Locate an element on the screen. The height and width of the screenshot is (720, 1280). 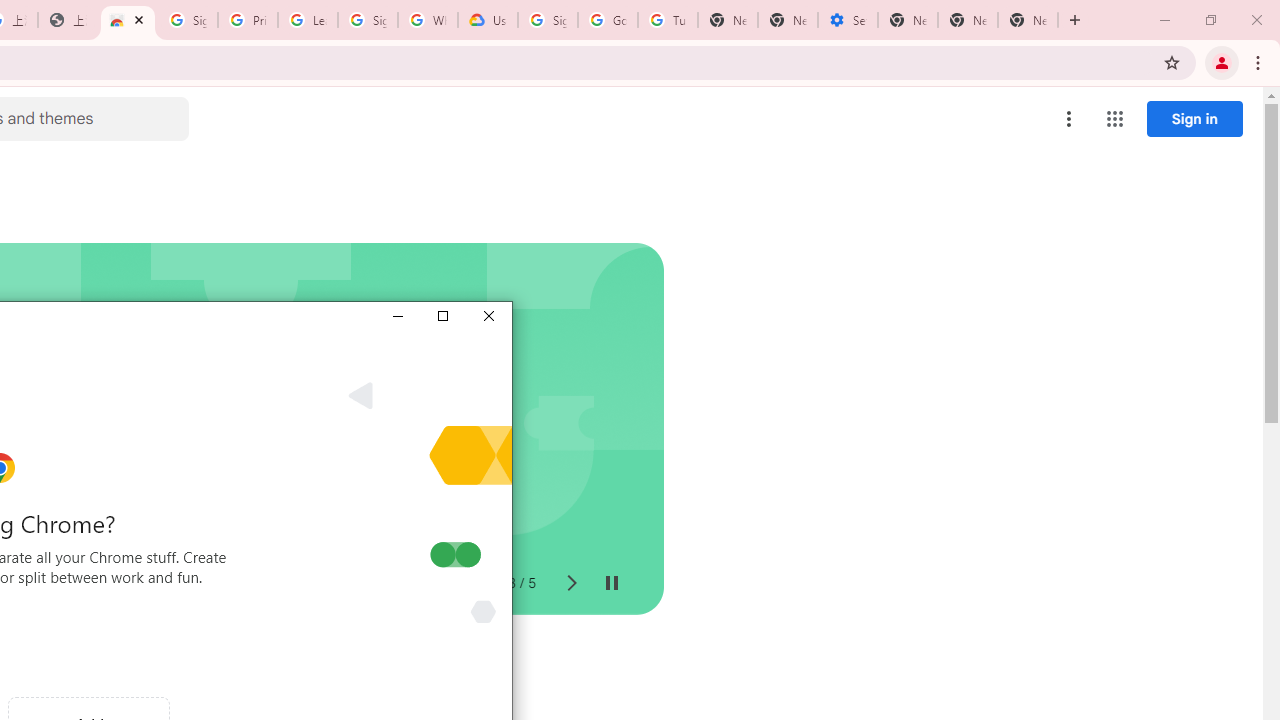
'More options menu' is located at coordinates (1068, 119).